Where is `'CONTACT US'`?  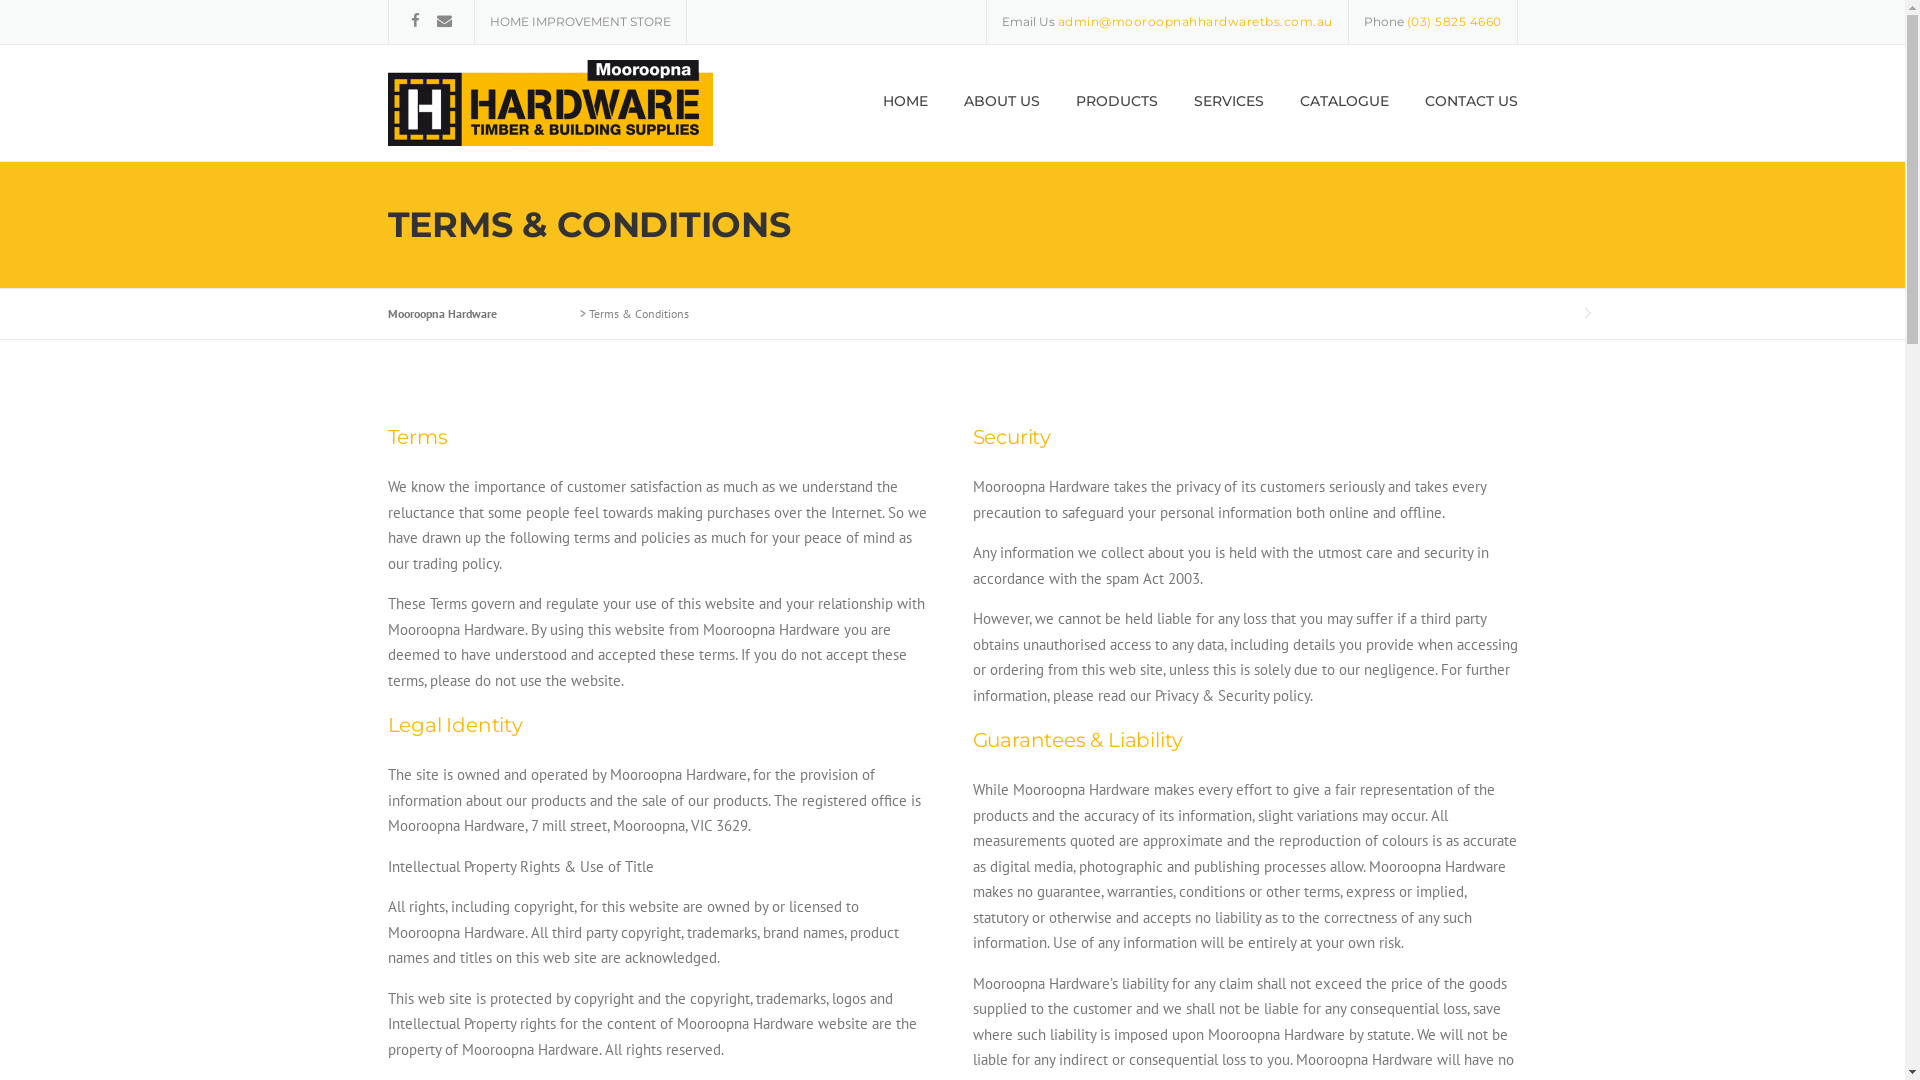
'CONTACT US' is located at coordinates (1461, 119).